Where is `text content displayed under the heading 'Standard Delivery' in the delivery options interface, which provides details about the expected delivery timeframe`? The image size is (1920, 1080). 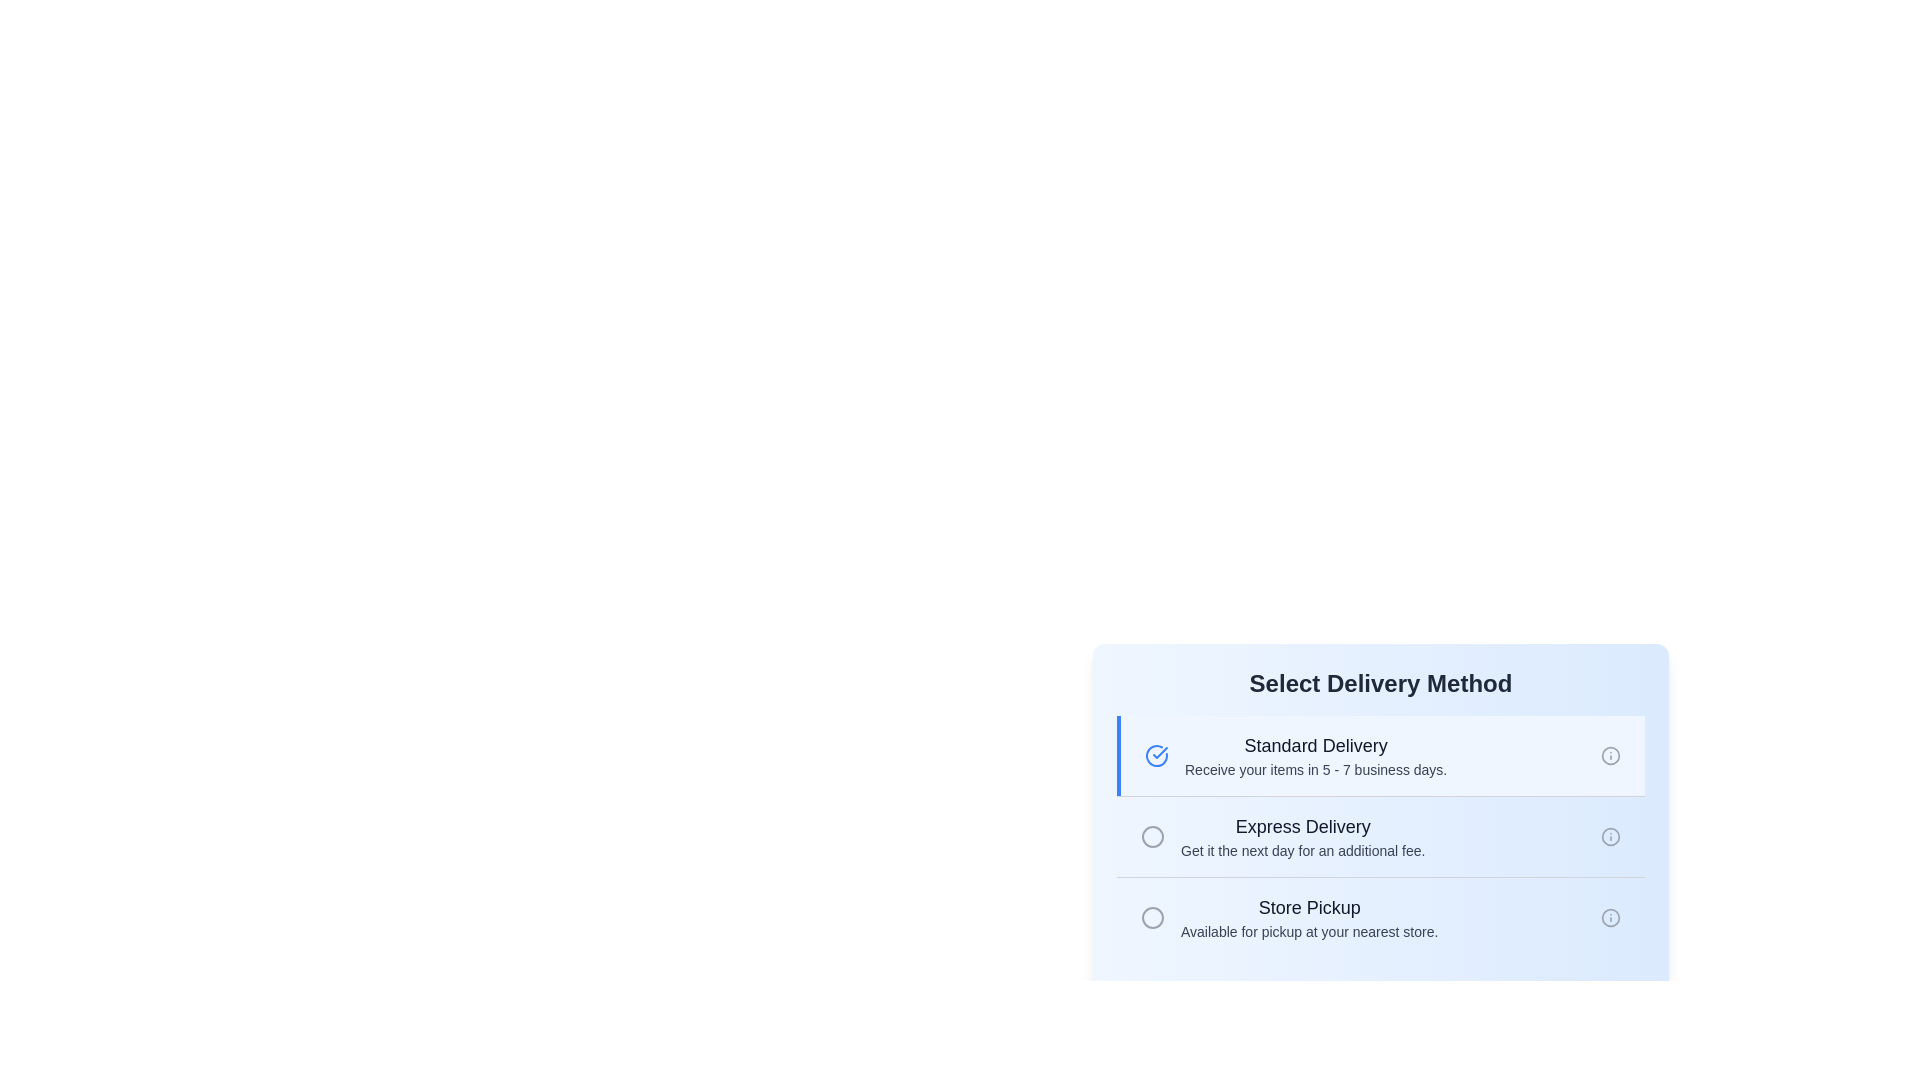 text content displayed under the heading 'Standard Delivery' in the delivery options interface, which provides details about the expected delivery timeframe is located at coordinates (1316, 769).